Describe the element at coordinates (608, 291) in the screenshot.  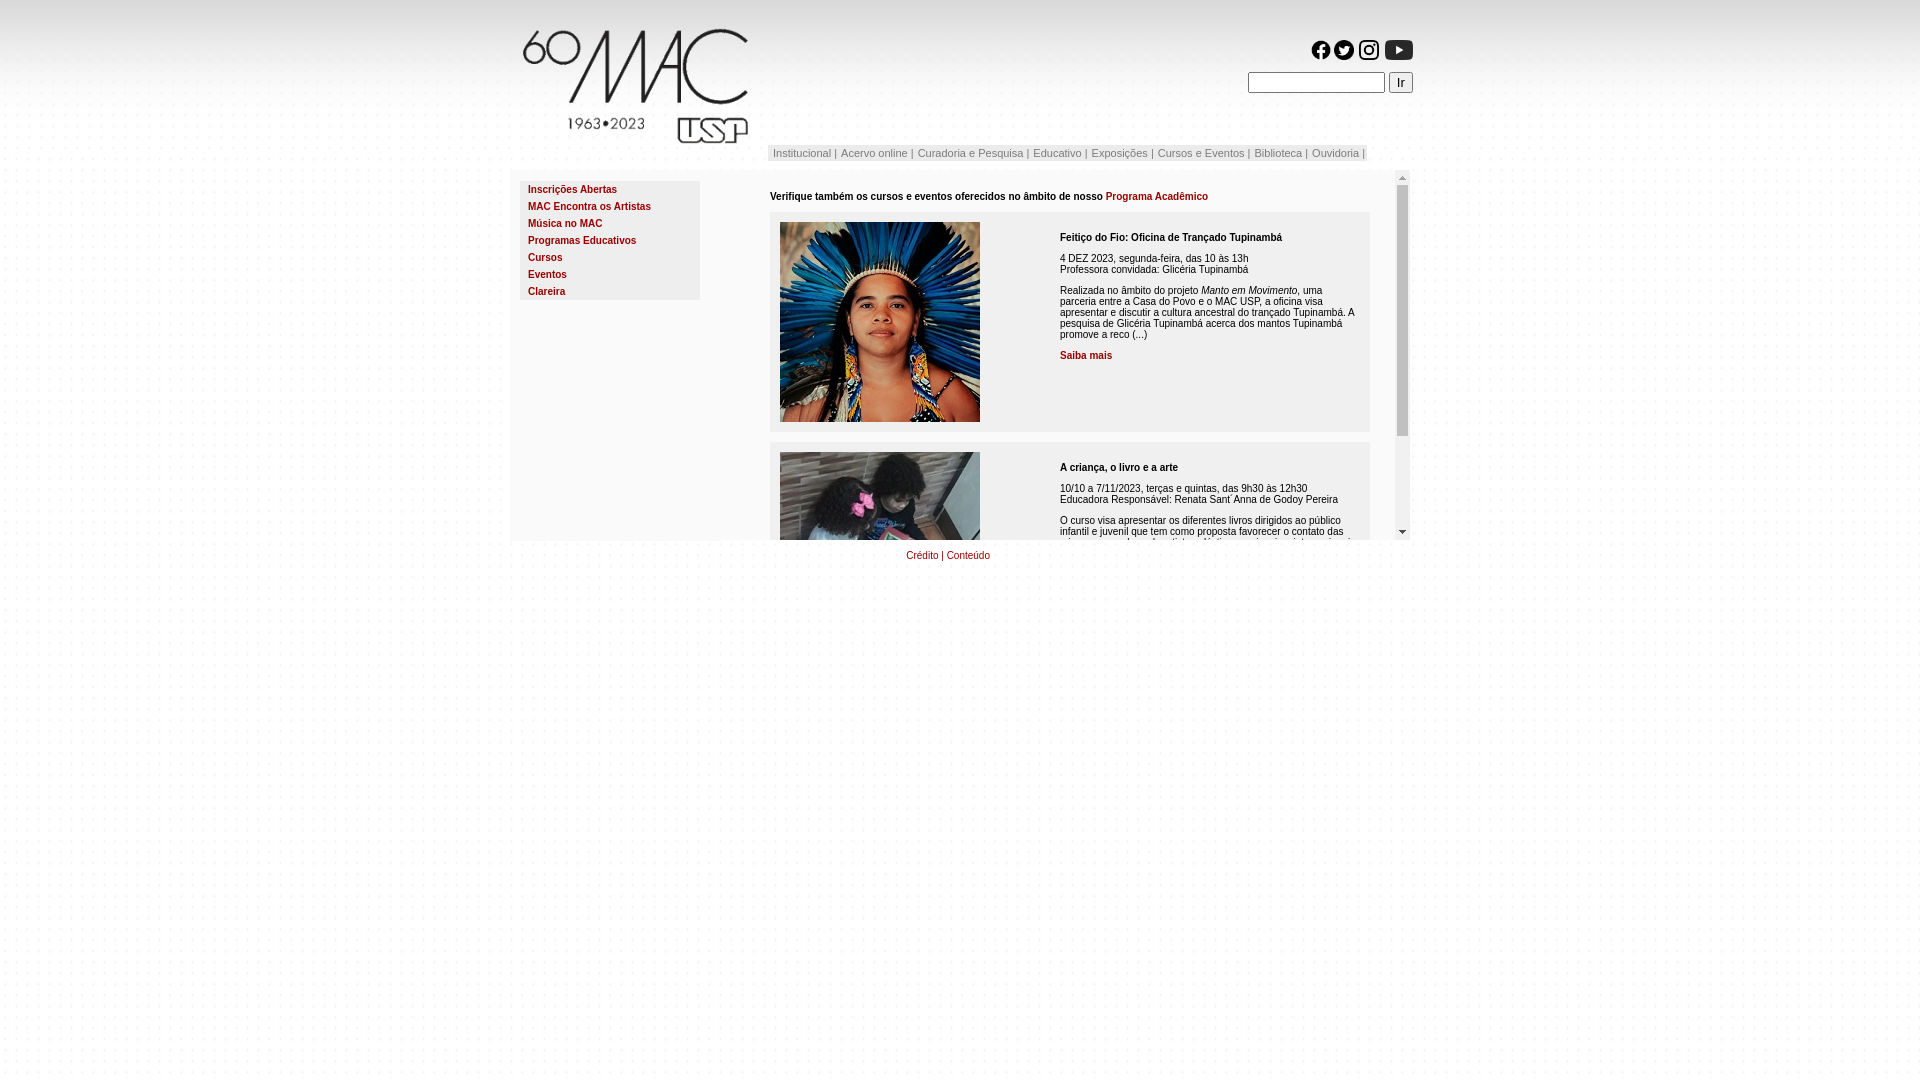
I see `'Clareira'` at that location.